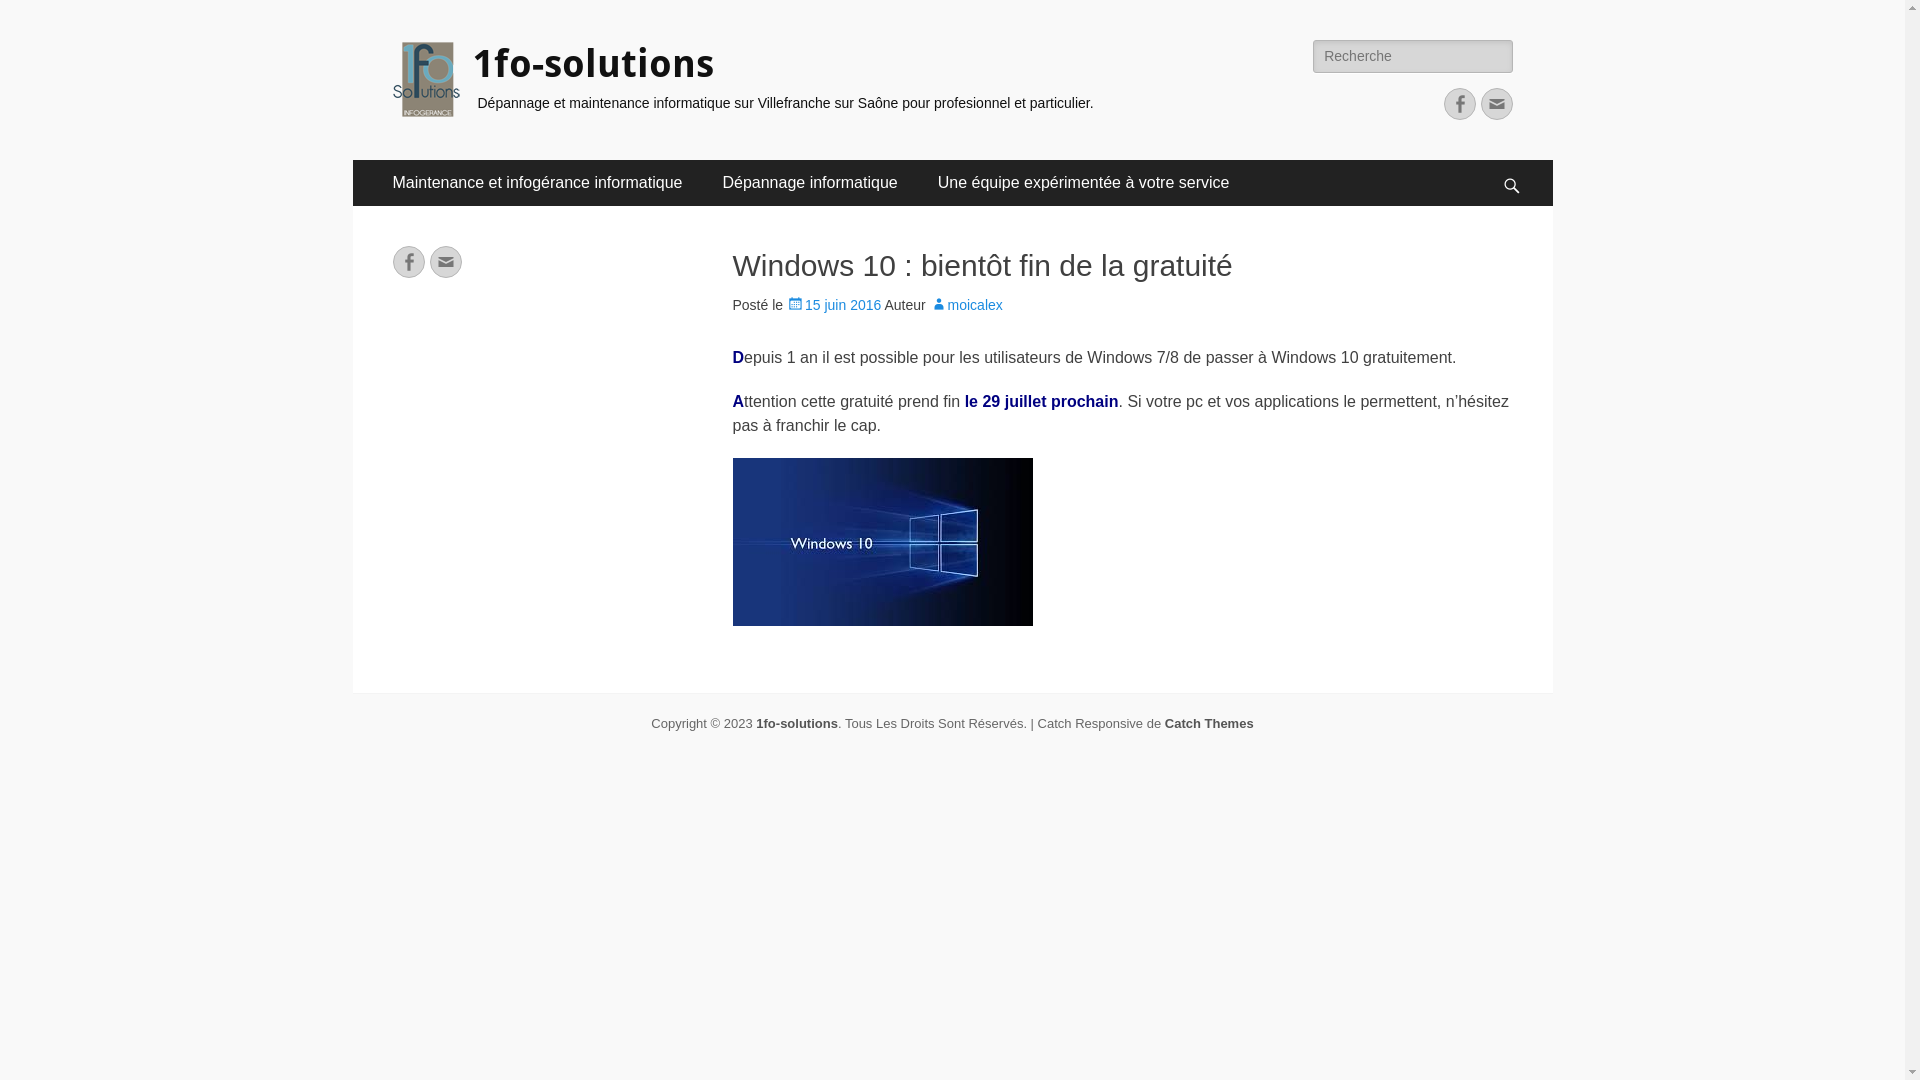 This screenshot has height=1080, width=1920. I want to click on 'Adresse de contact', so click(1496, 104).